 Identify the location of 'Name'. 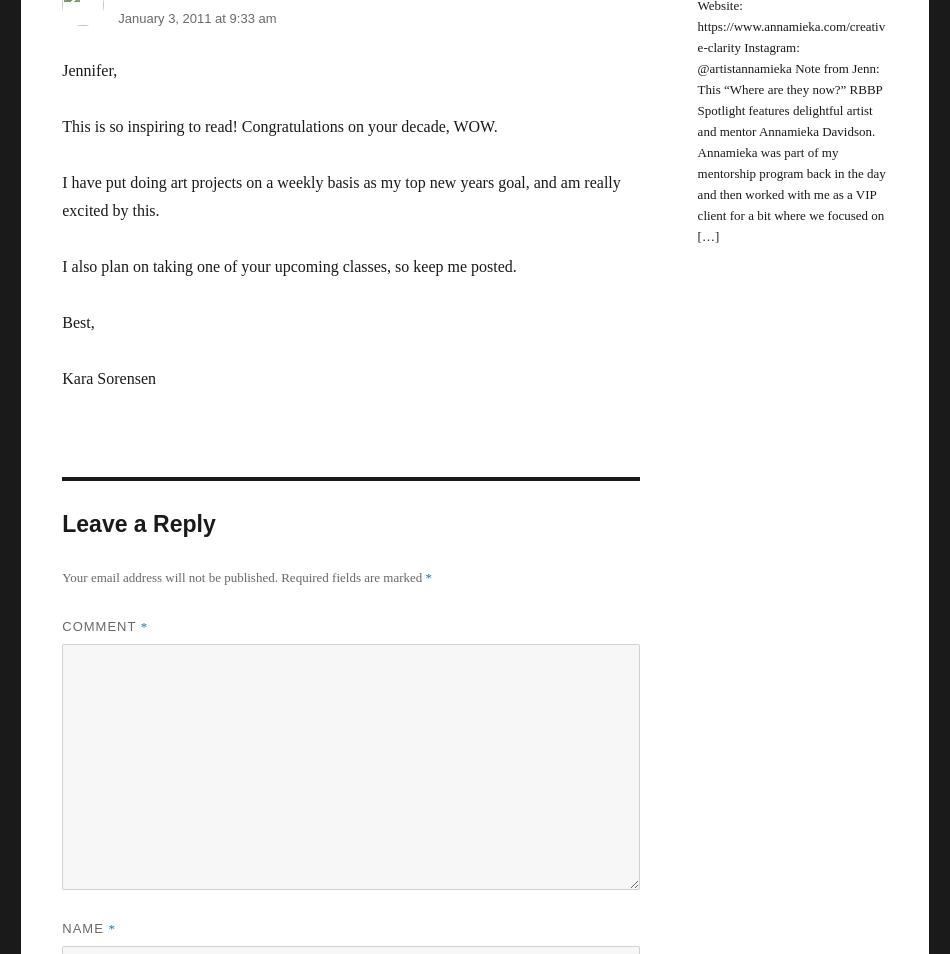
(85, 928).